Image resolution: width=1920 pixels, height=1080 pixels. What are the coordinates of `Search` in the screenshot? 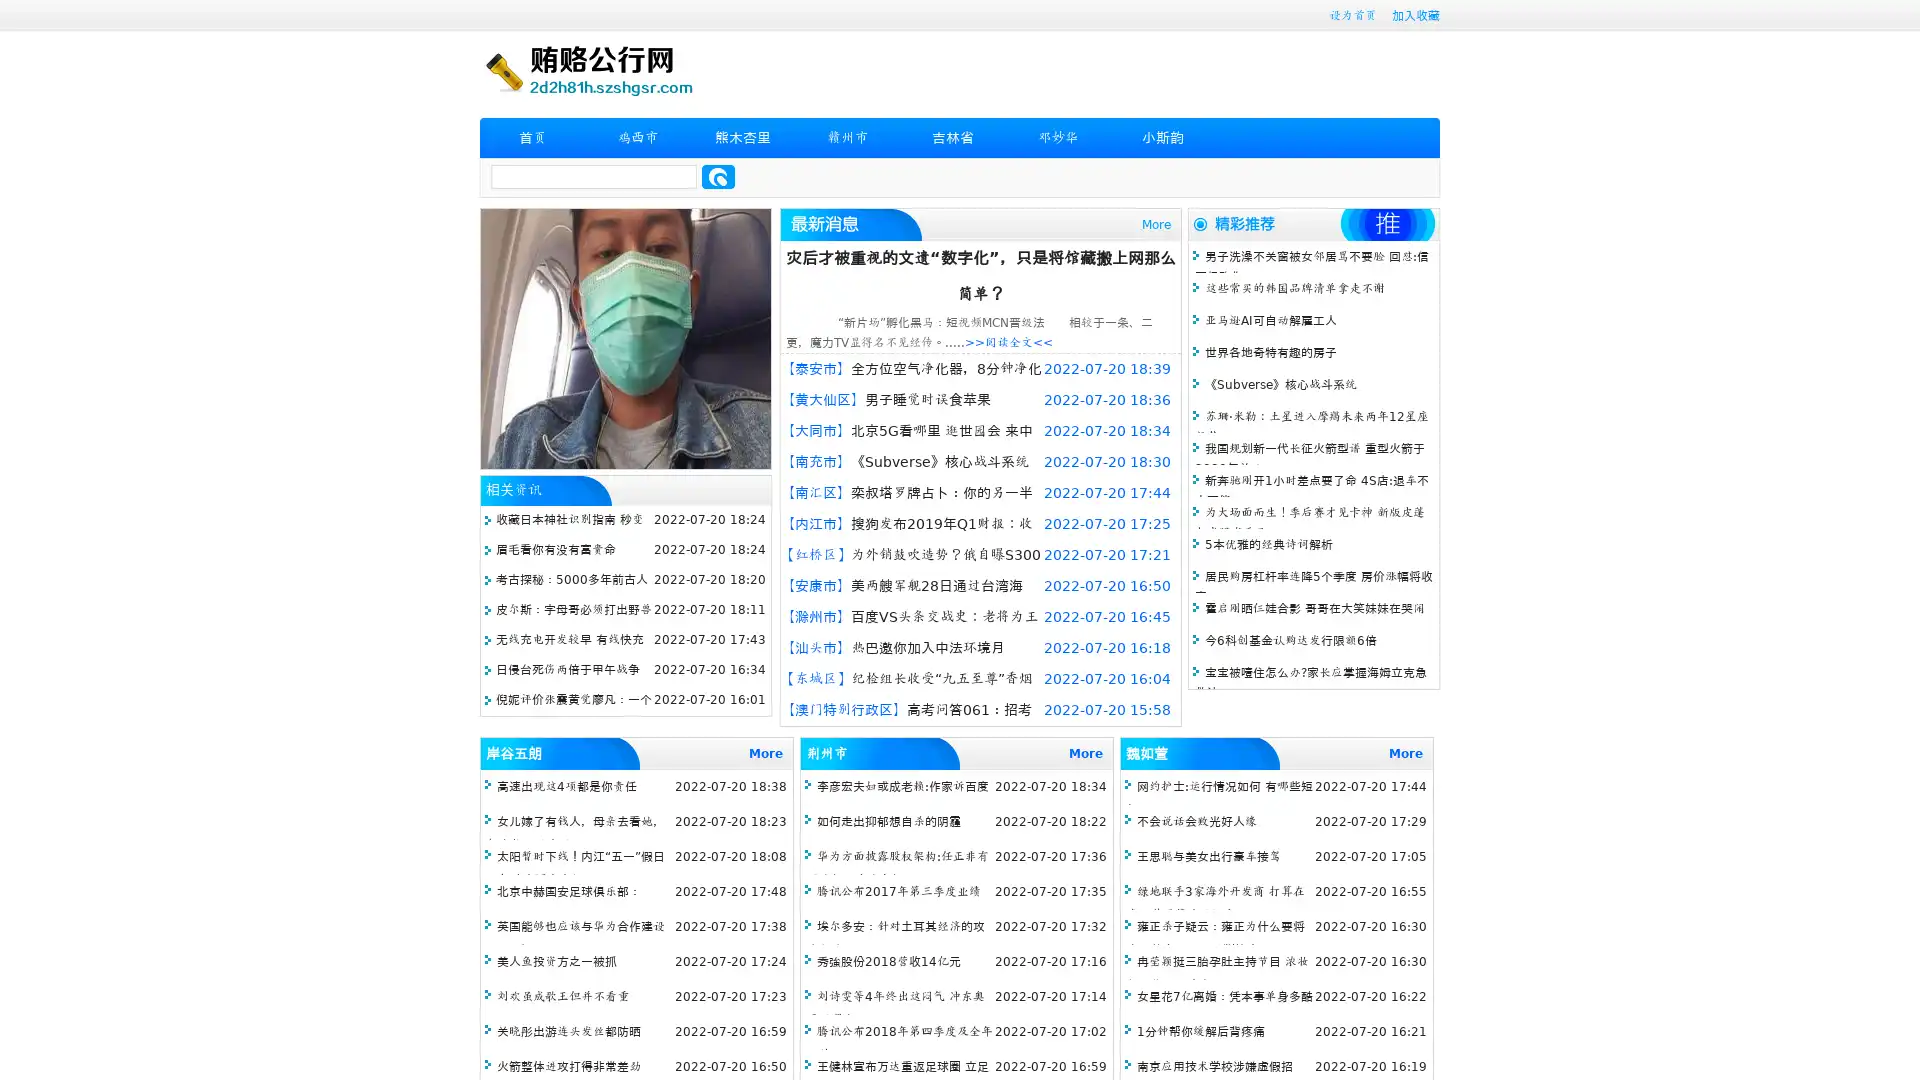 It's located at (718, 176).